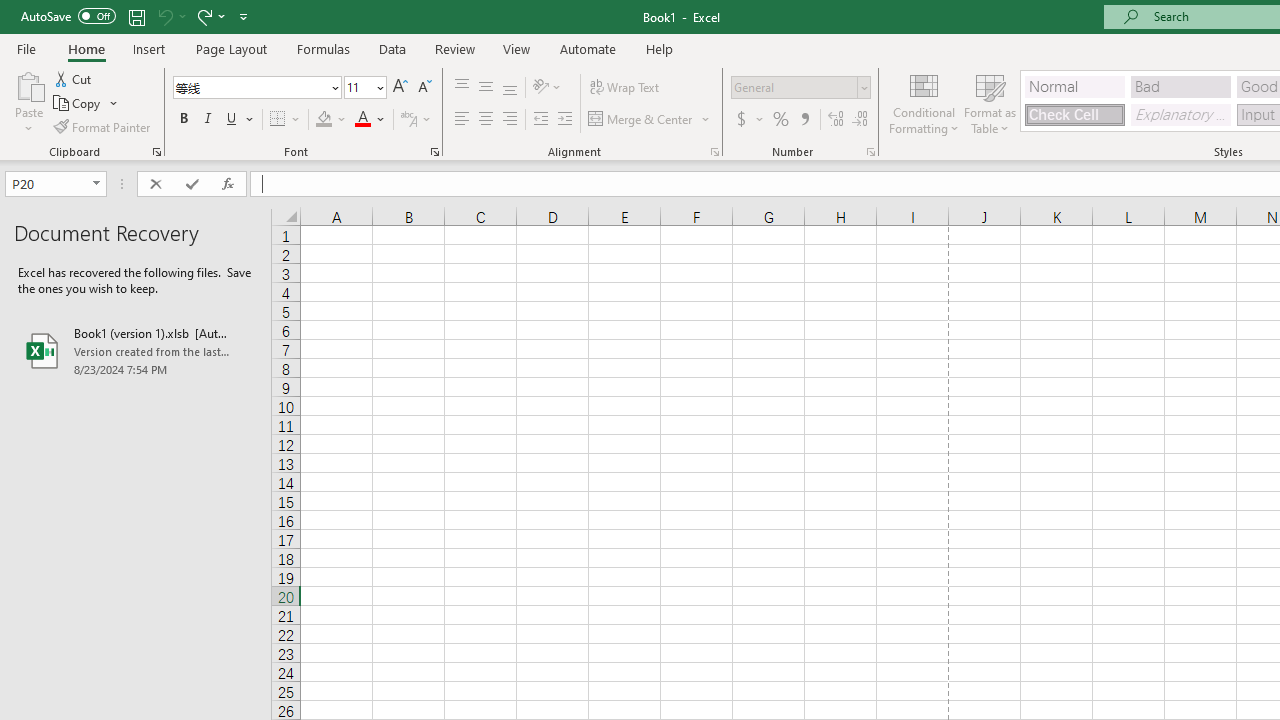 This screenshot has height=720, width=1280. What do you see at coordinates (859, 119) in the screenshot?
I see `'Decrease Decimal'` at bounding box center [859, 119].